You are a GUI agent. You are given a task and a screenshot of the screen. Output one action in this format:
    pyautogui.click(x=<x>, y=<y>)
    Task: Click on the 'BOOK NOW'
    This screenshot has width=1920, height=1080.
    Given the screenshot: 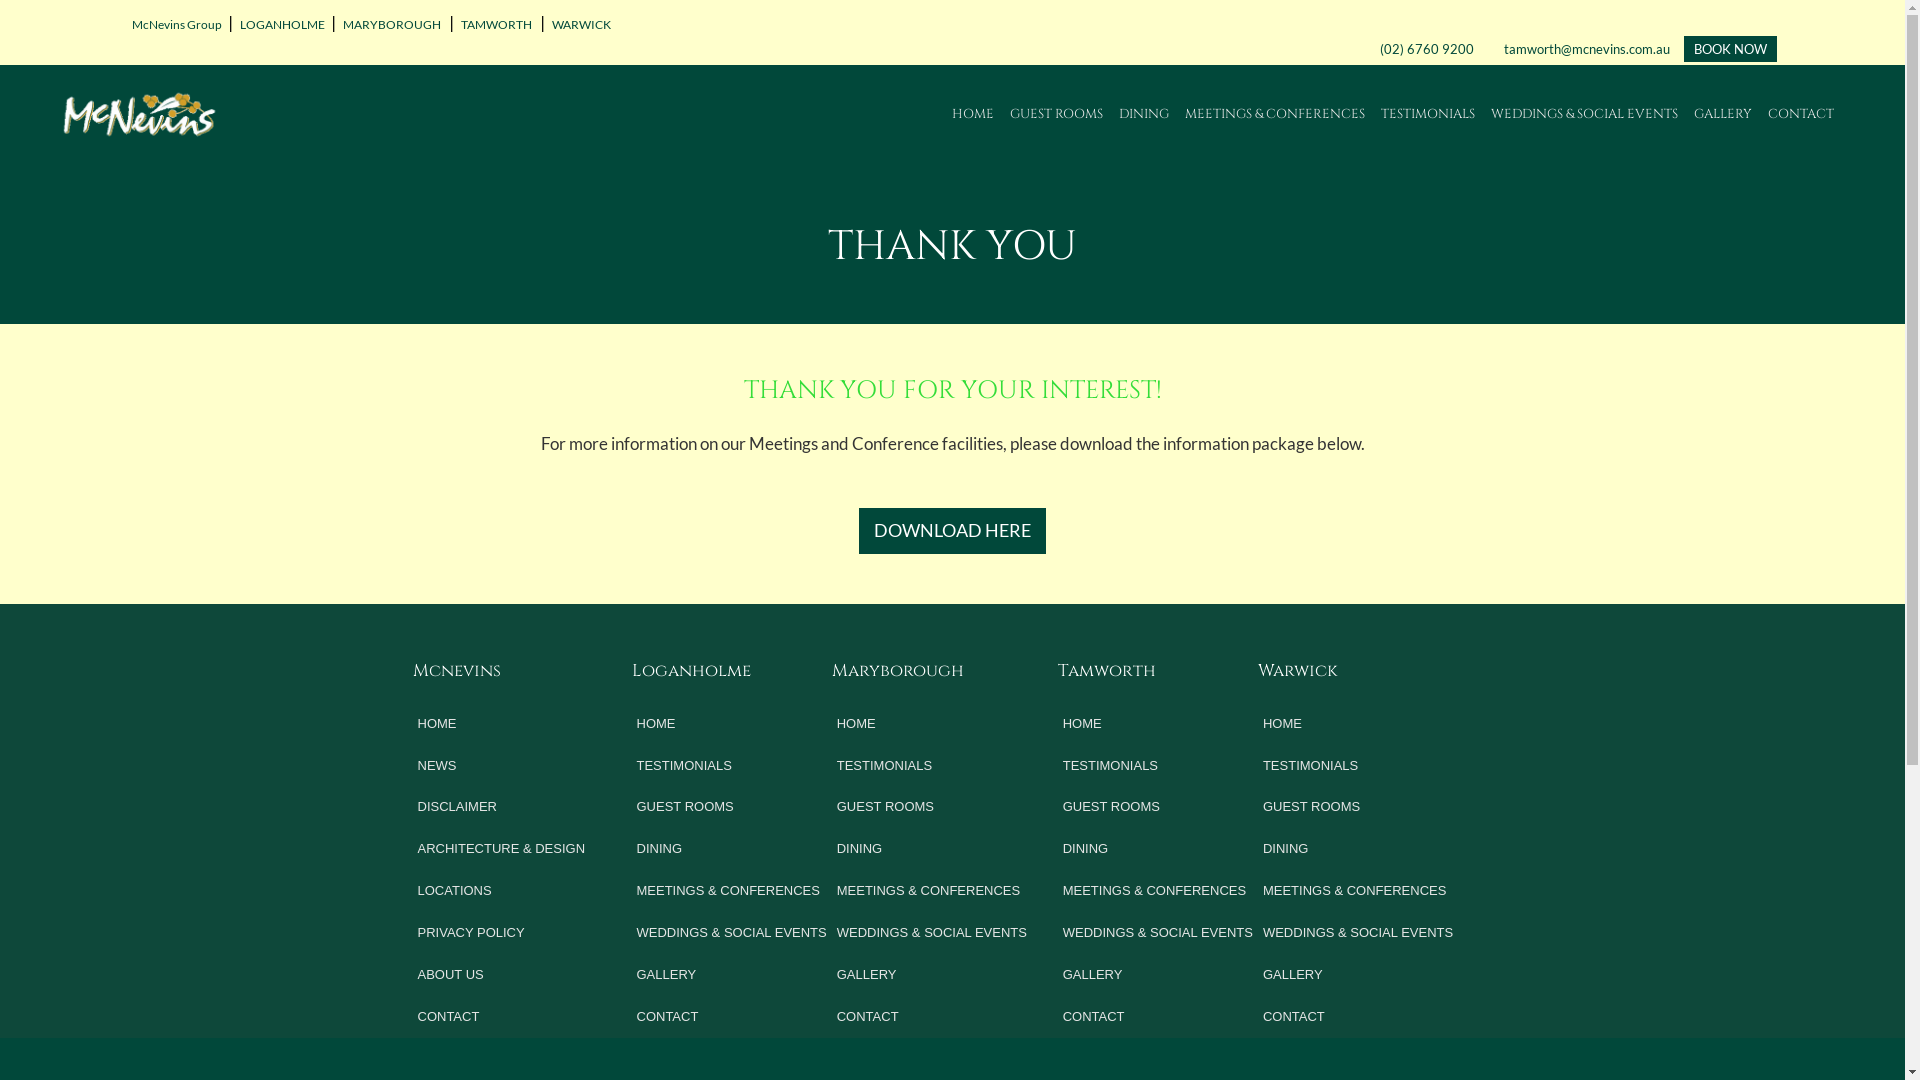 What is the action you would take?
    pyautogui.click(x=1729, y=48)
    